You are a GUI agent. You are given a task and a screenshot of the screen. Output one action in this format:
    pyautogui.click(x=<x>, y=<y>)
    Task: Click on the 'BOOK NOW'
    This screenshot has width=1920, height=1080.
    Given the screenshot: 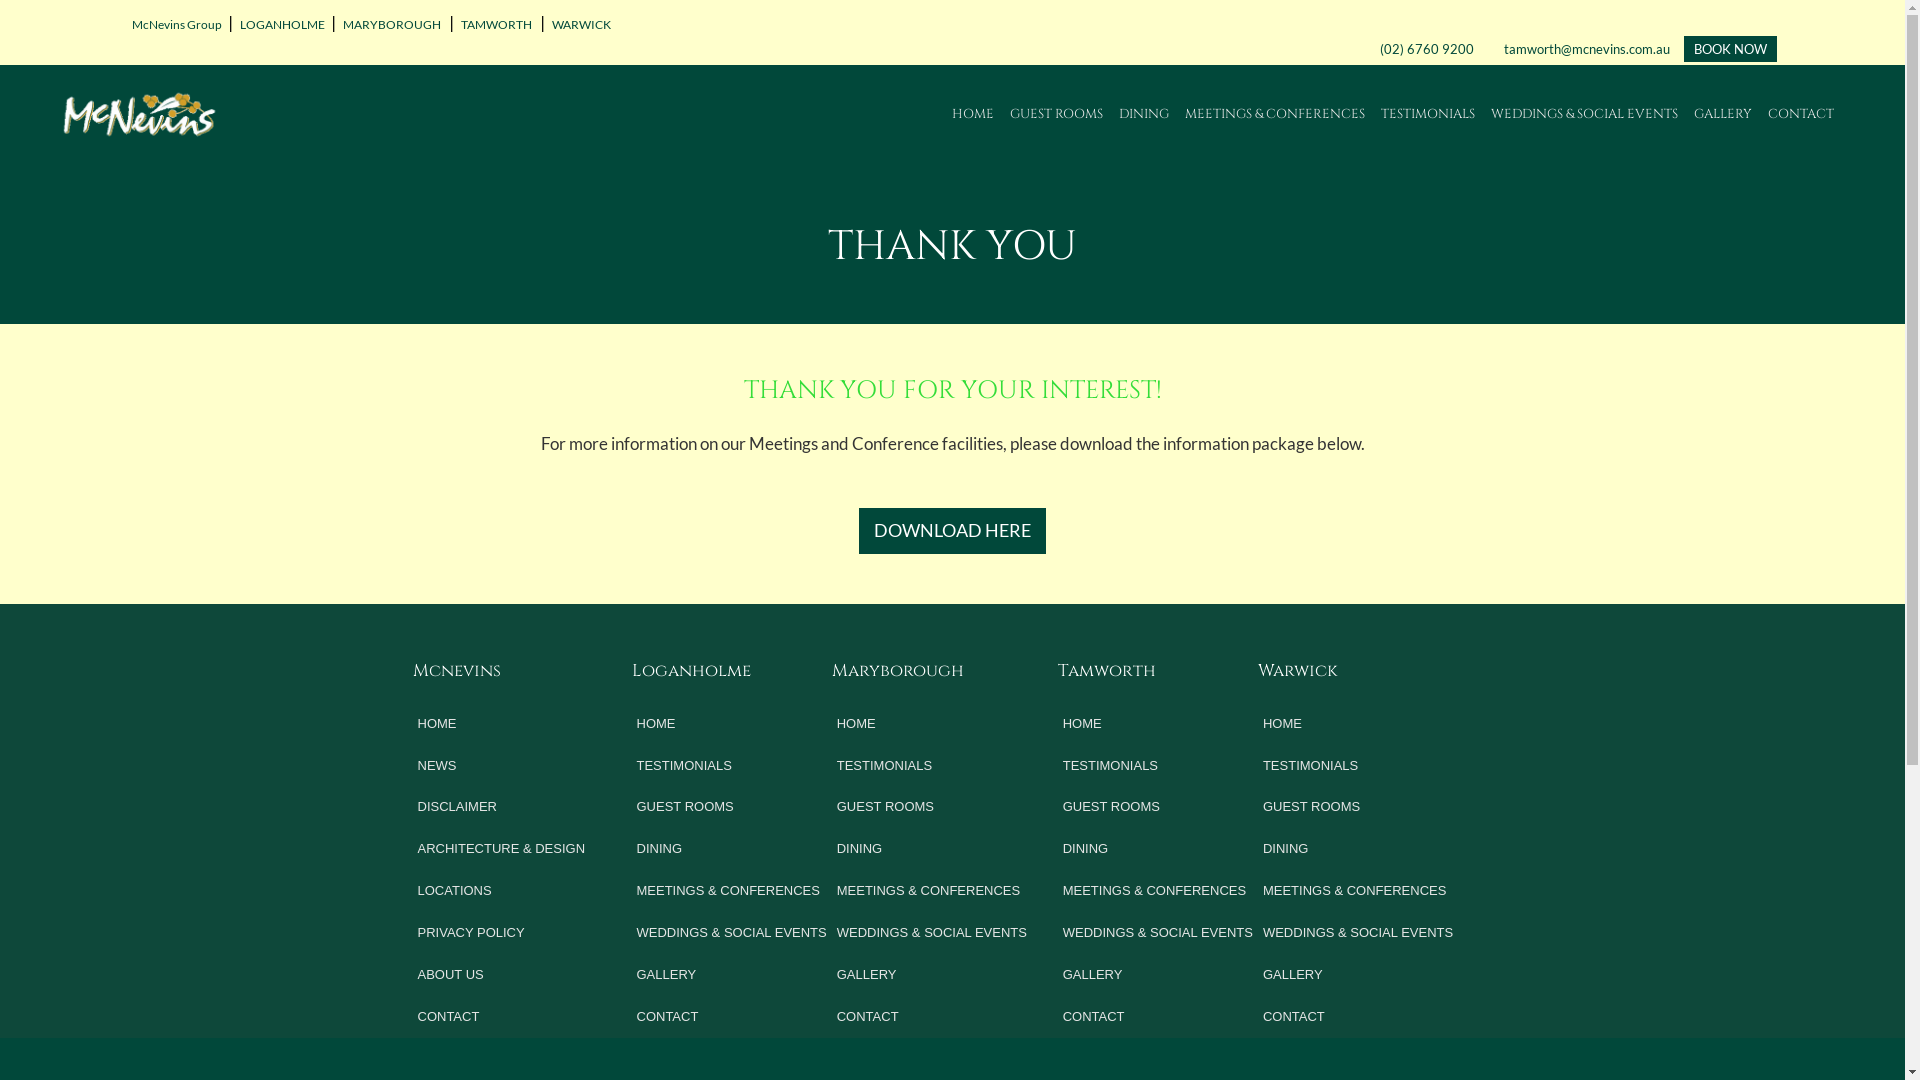 What is the action you would take?
    pyautogui.click(x=1729, y=48)
    